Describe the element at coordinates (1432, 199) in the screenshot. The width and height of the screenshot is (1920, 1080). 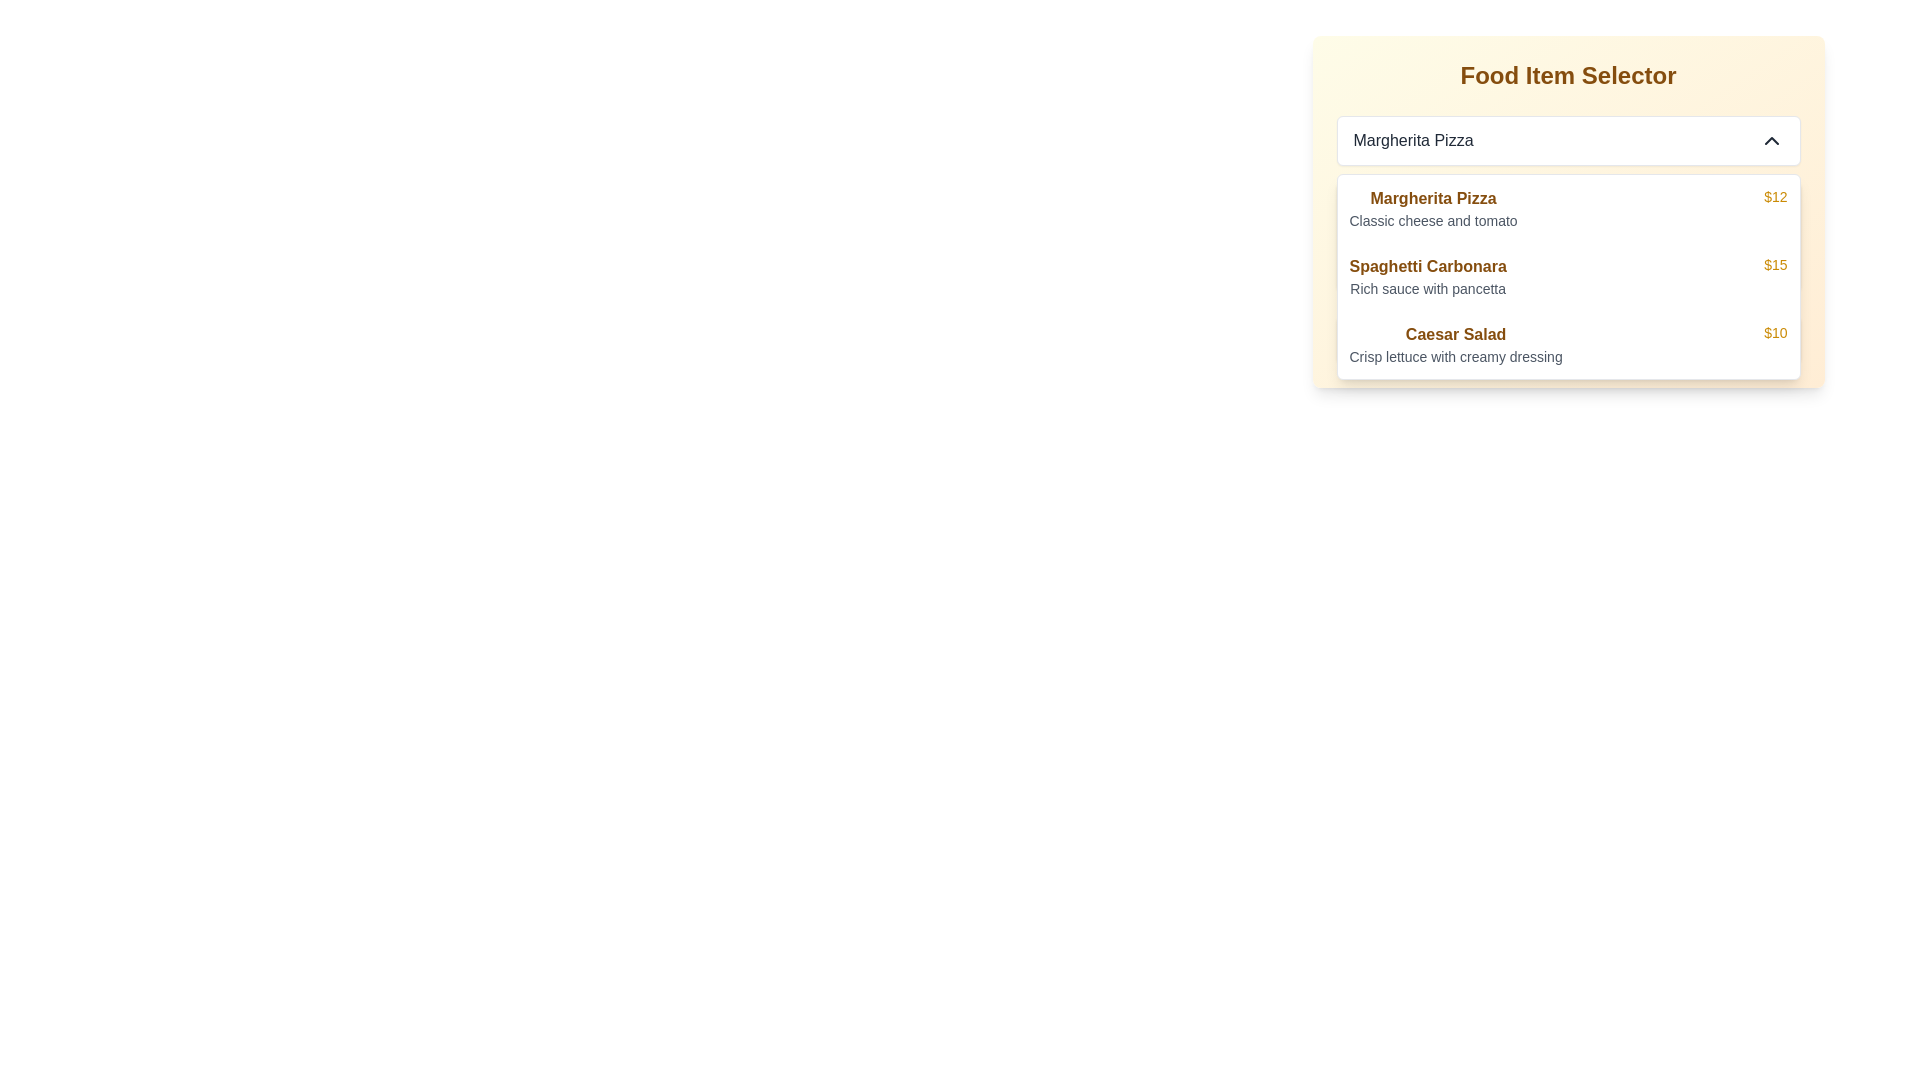
I see `the title header of the first food item in the 'Food Item Selector' dropdown menu` at that location.